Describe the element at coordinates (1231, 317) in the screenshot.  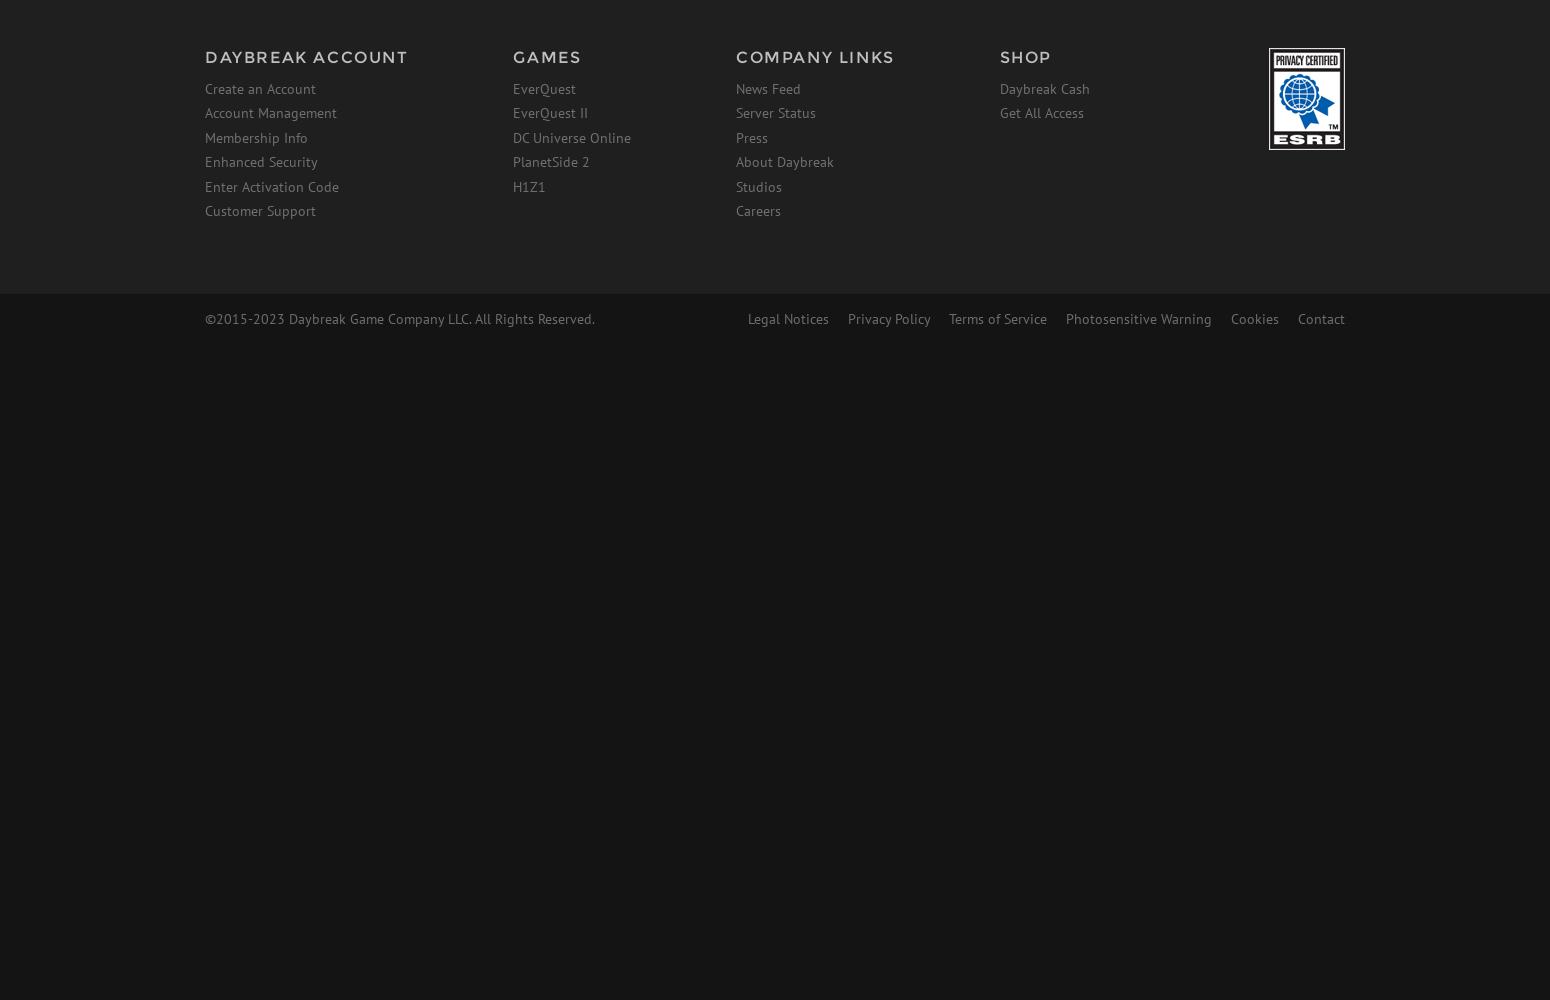
I see `'Cookies'` at that location.